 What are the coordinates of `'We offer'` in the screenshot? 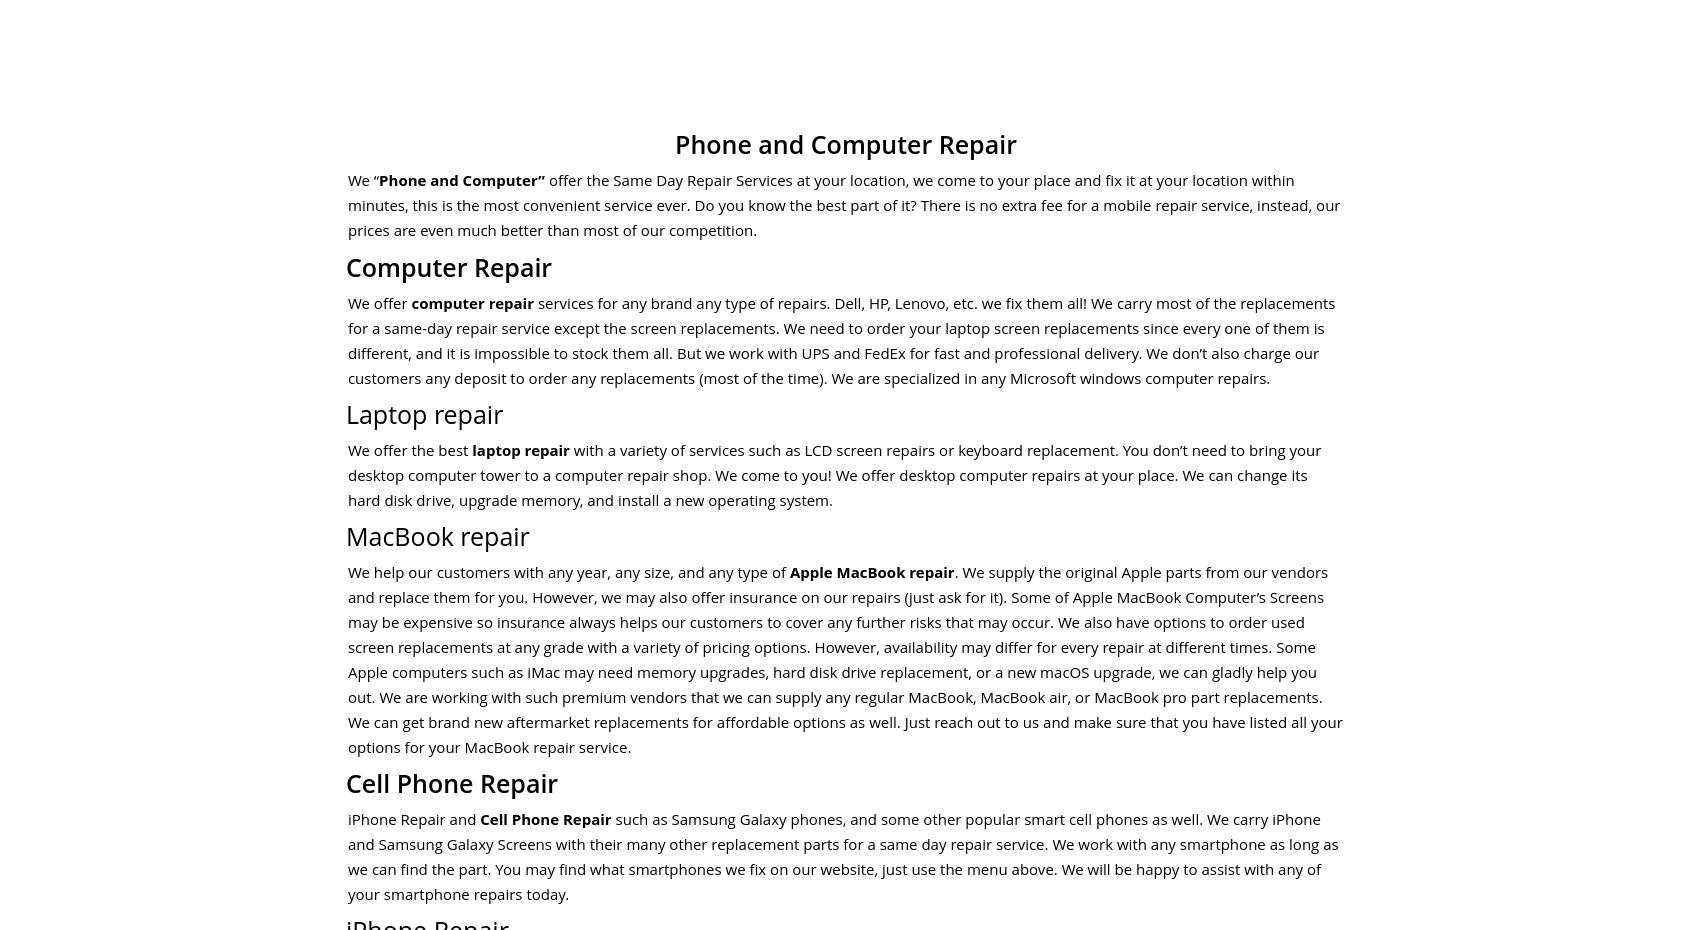 It's located at (379, 301).